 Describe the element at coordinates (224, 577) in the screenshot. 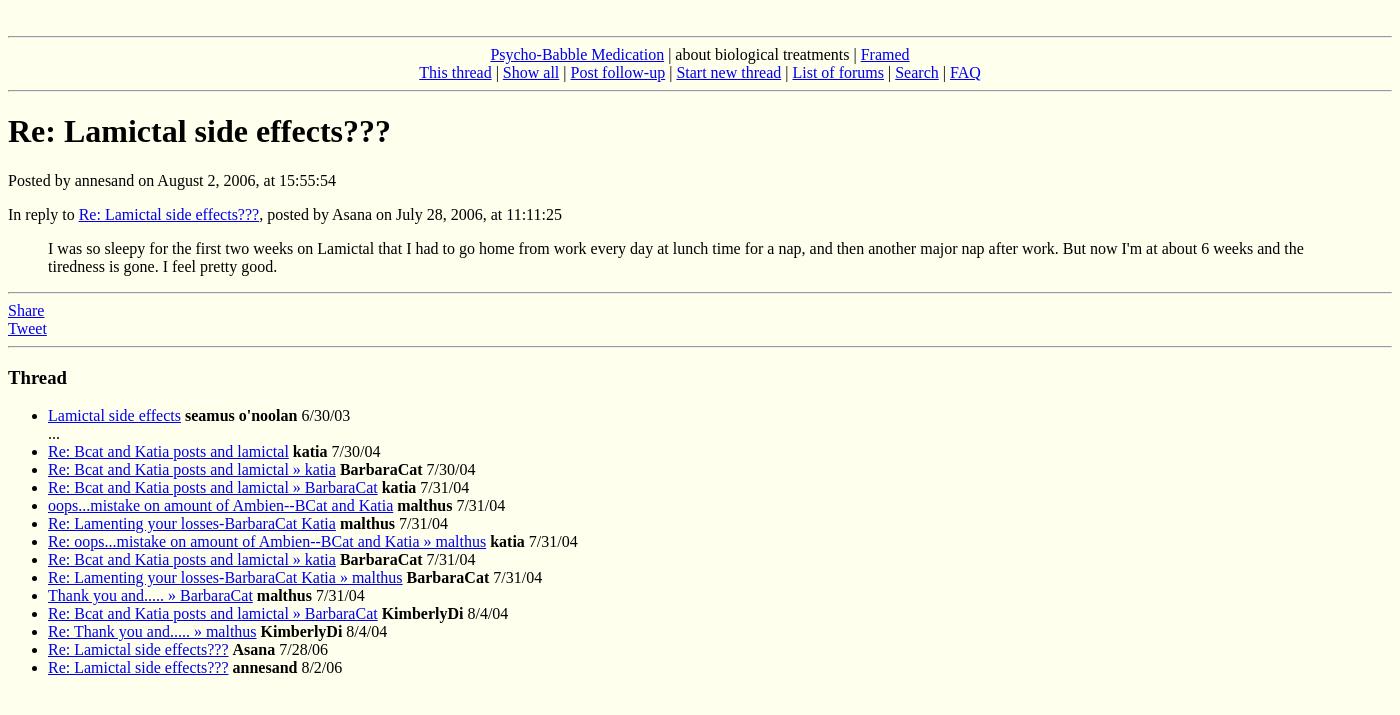

I see `'Re:  Lamenting your losses-BarbaraCat Katia » malthus'` at that location.